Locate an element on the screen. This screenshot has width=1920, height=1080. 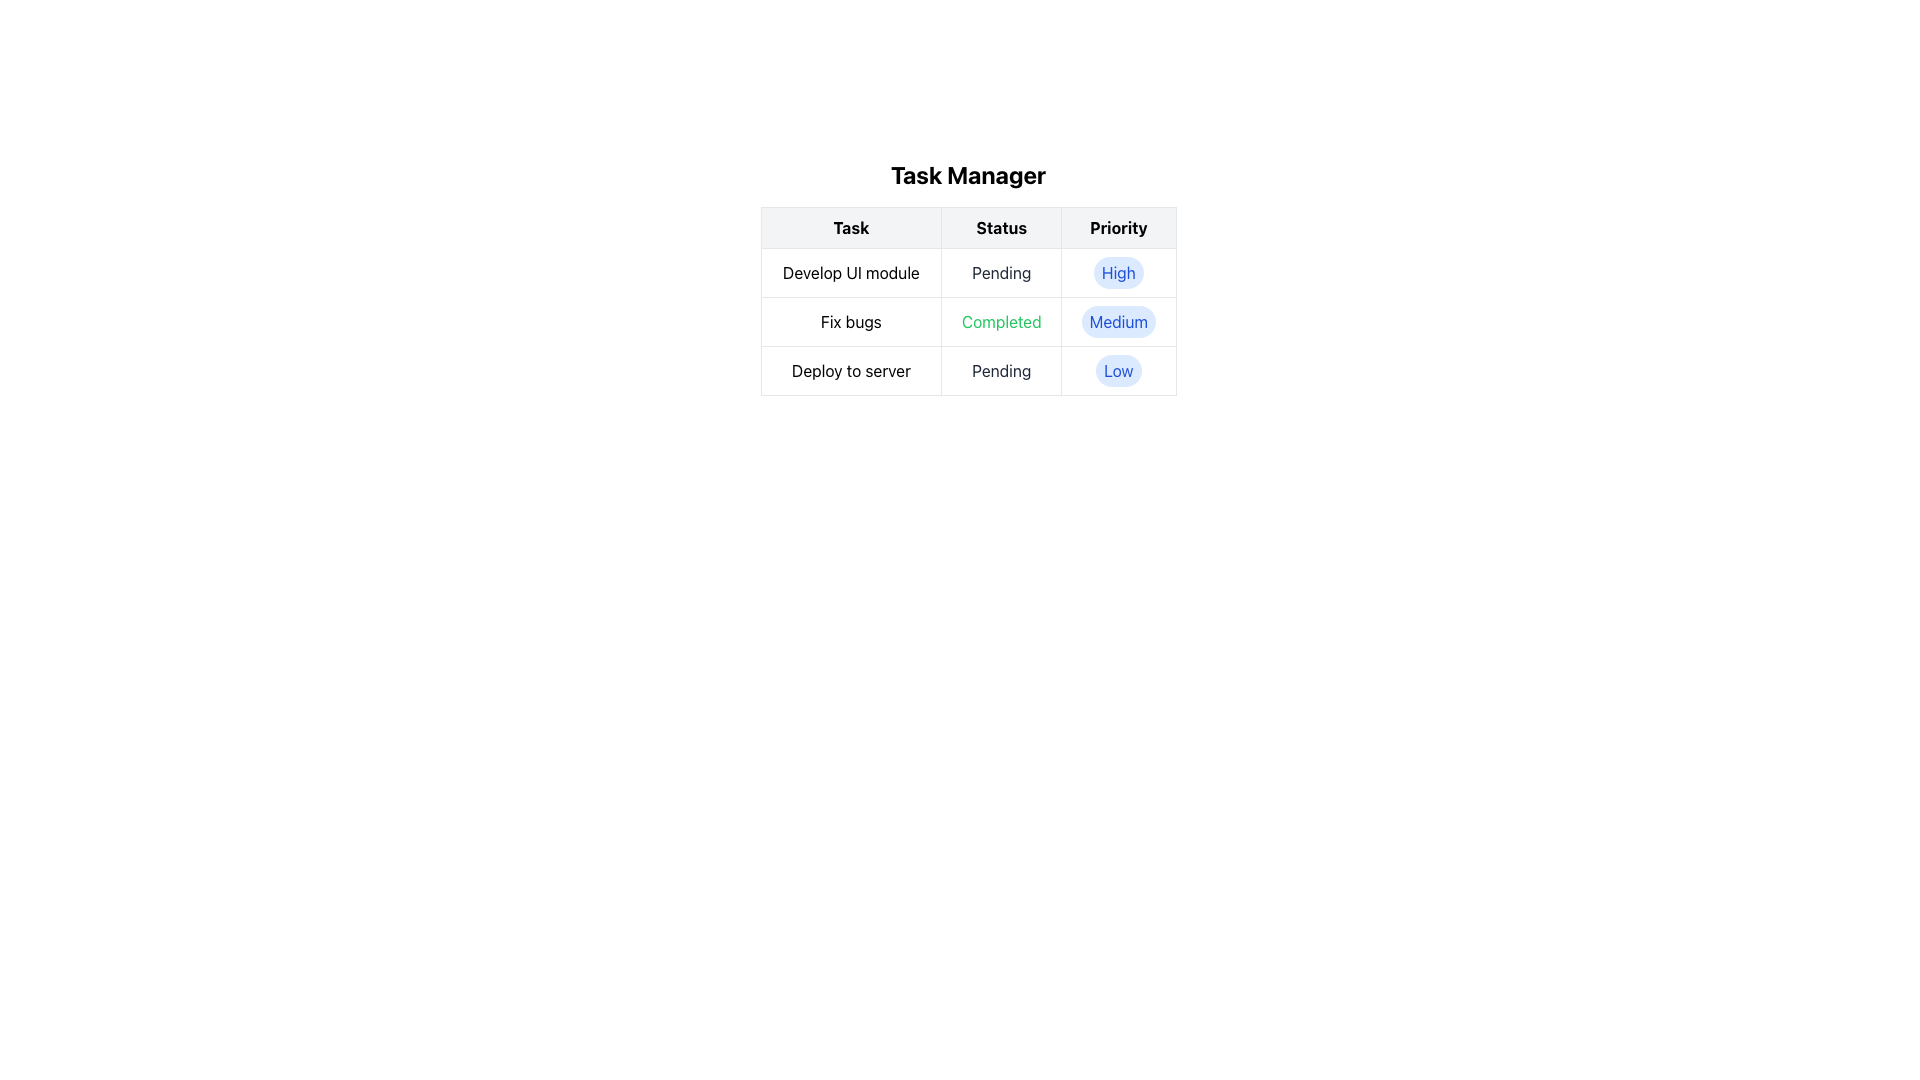
information displayed in the Text label located in the second row of the table under the 'Task Manager' header is located at coordinates (968, 320).